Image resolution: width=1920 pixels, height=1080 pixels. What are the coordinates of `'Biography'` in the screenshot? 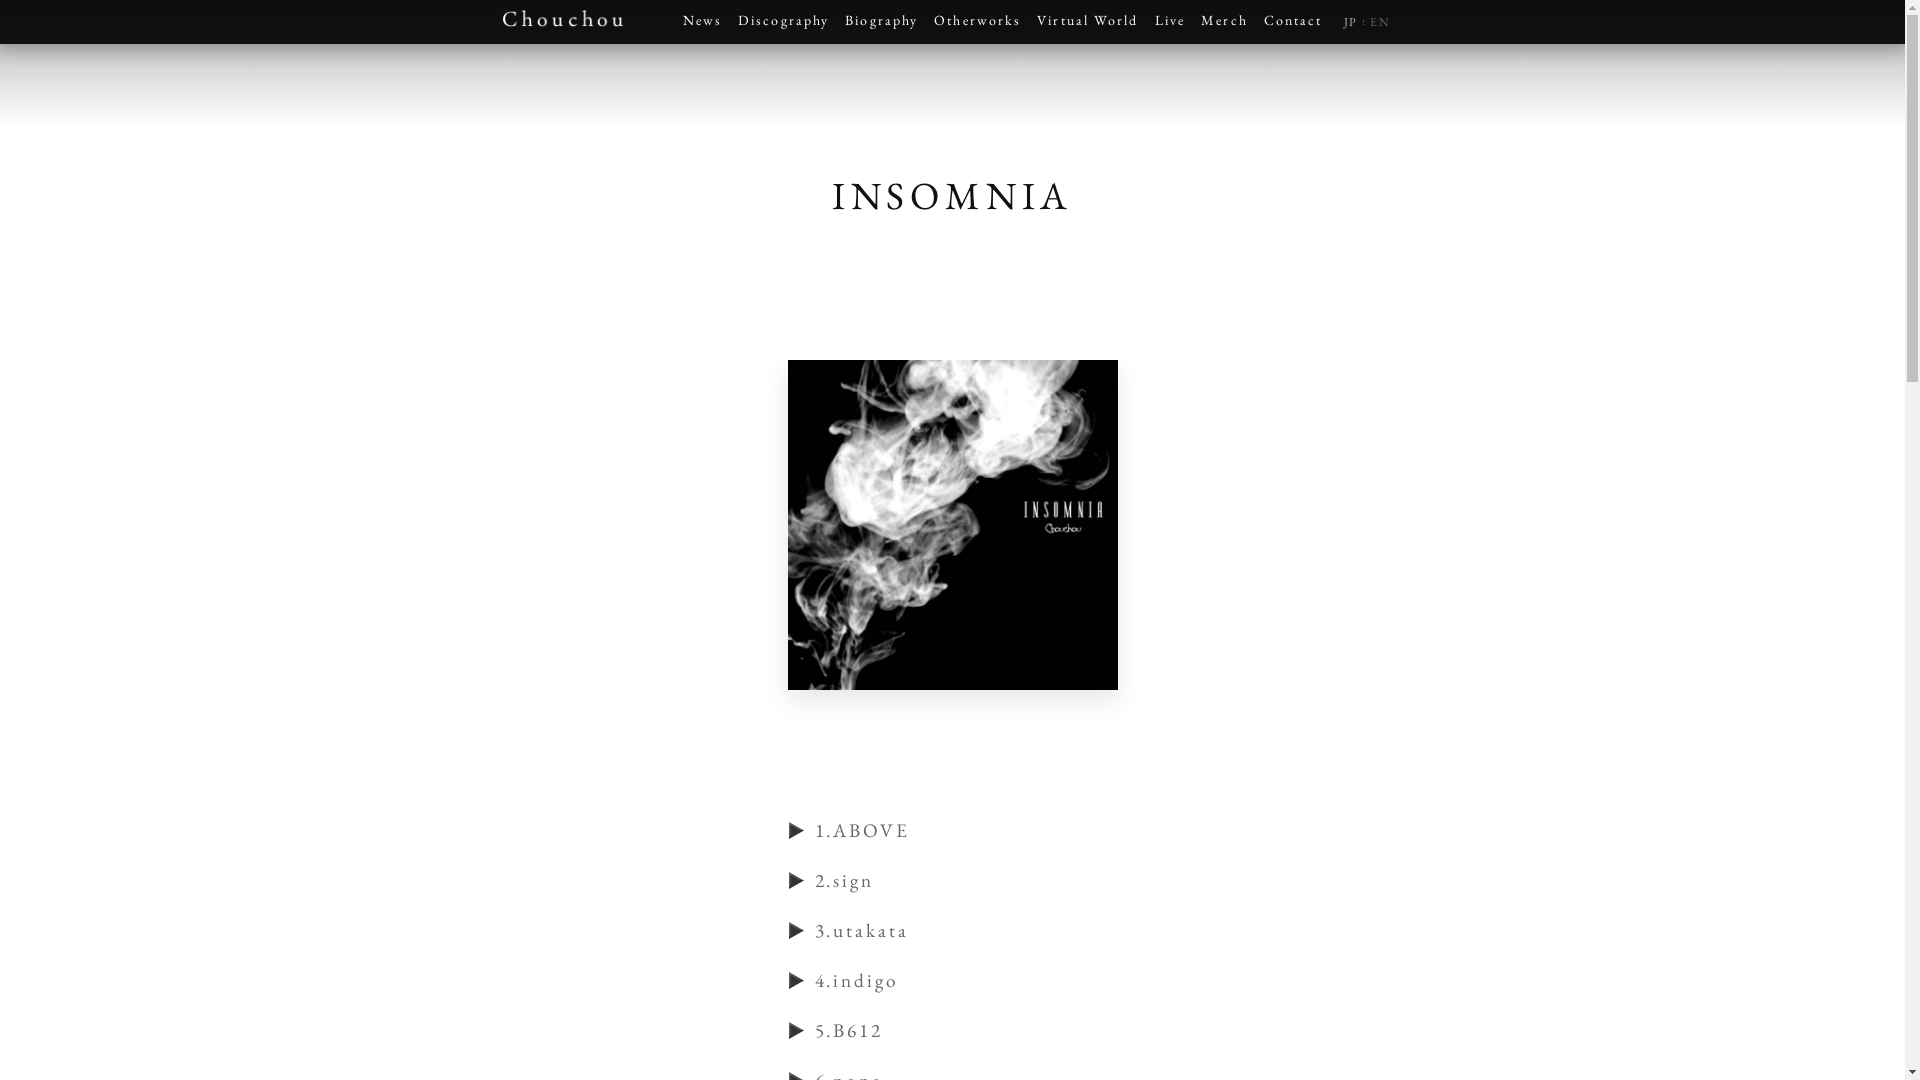 It's located at (880, 21).